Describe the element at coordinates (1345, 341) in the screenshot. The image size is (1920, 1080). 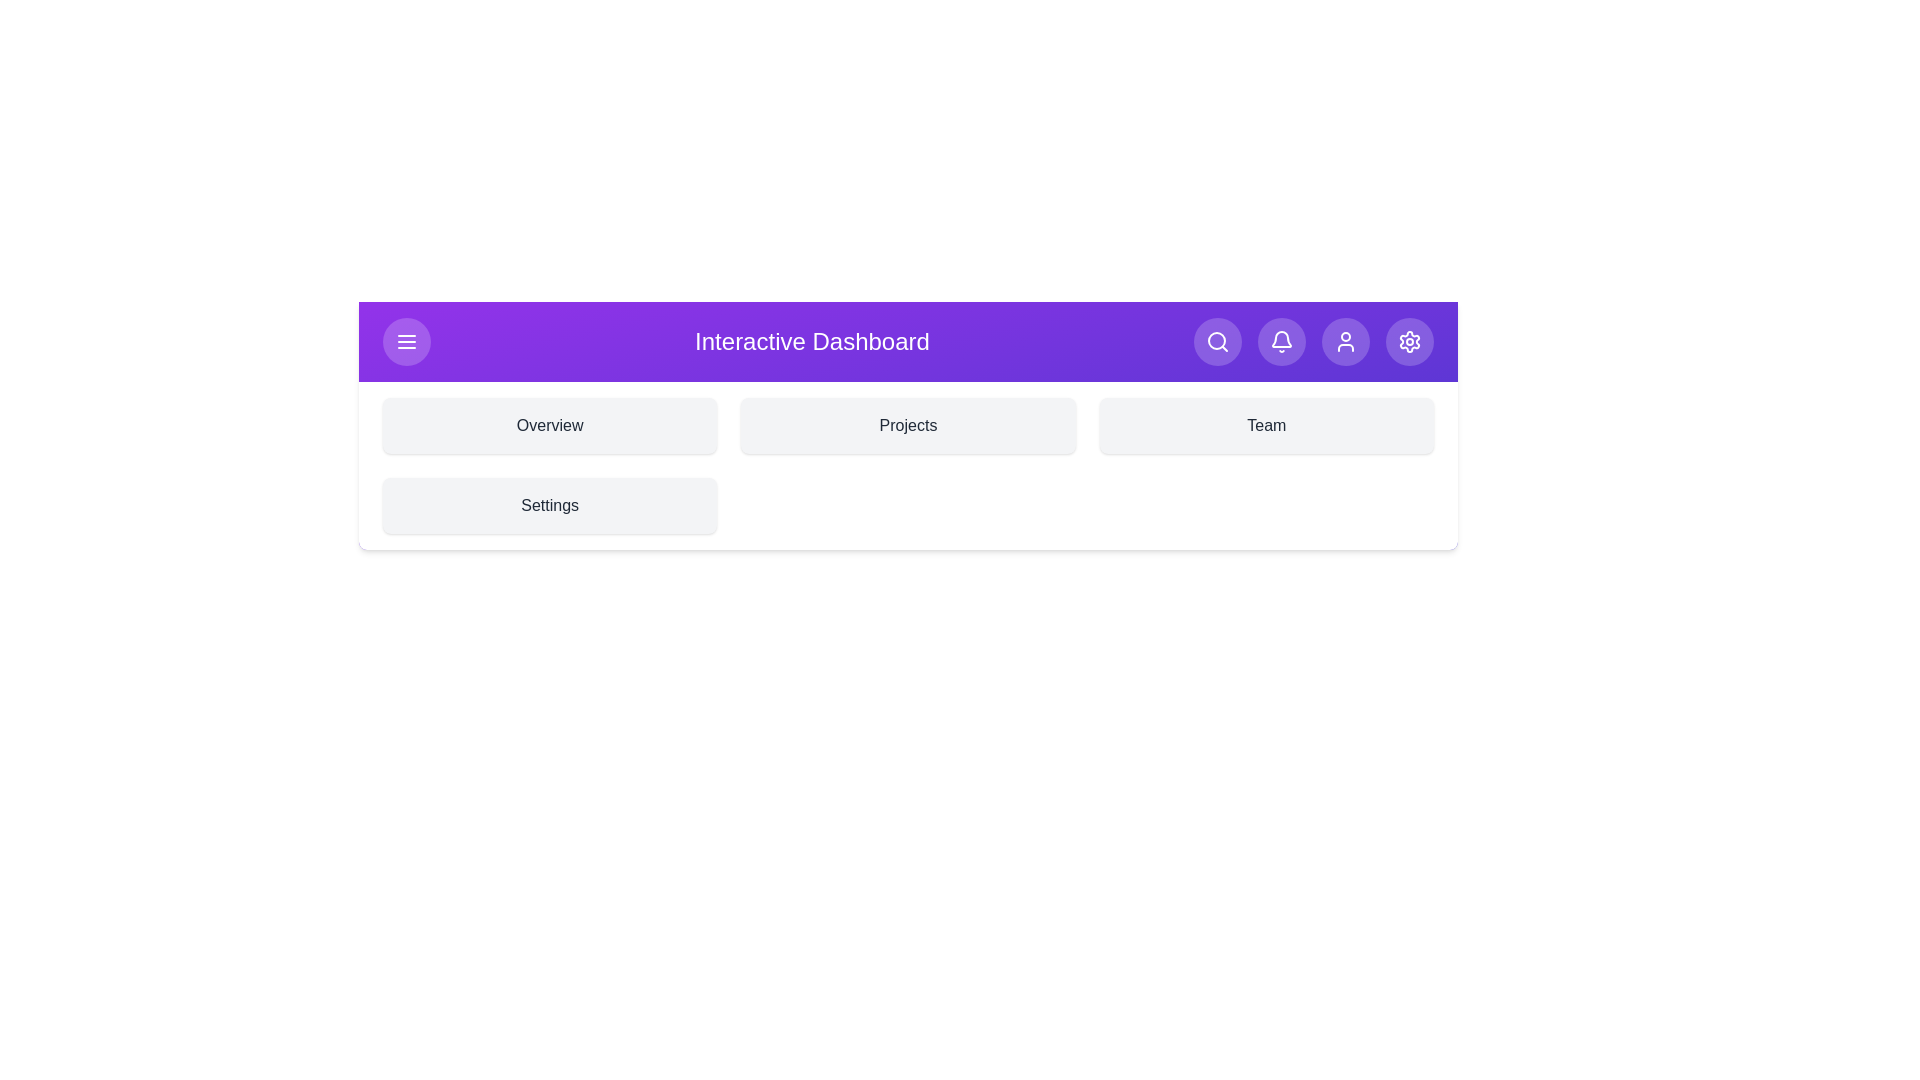
I see `the user icon to open user-related options` at that location.